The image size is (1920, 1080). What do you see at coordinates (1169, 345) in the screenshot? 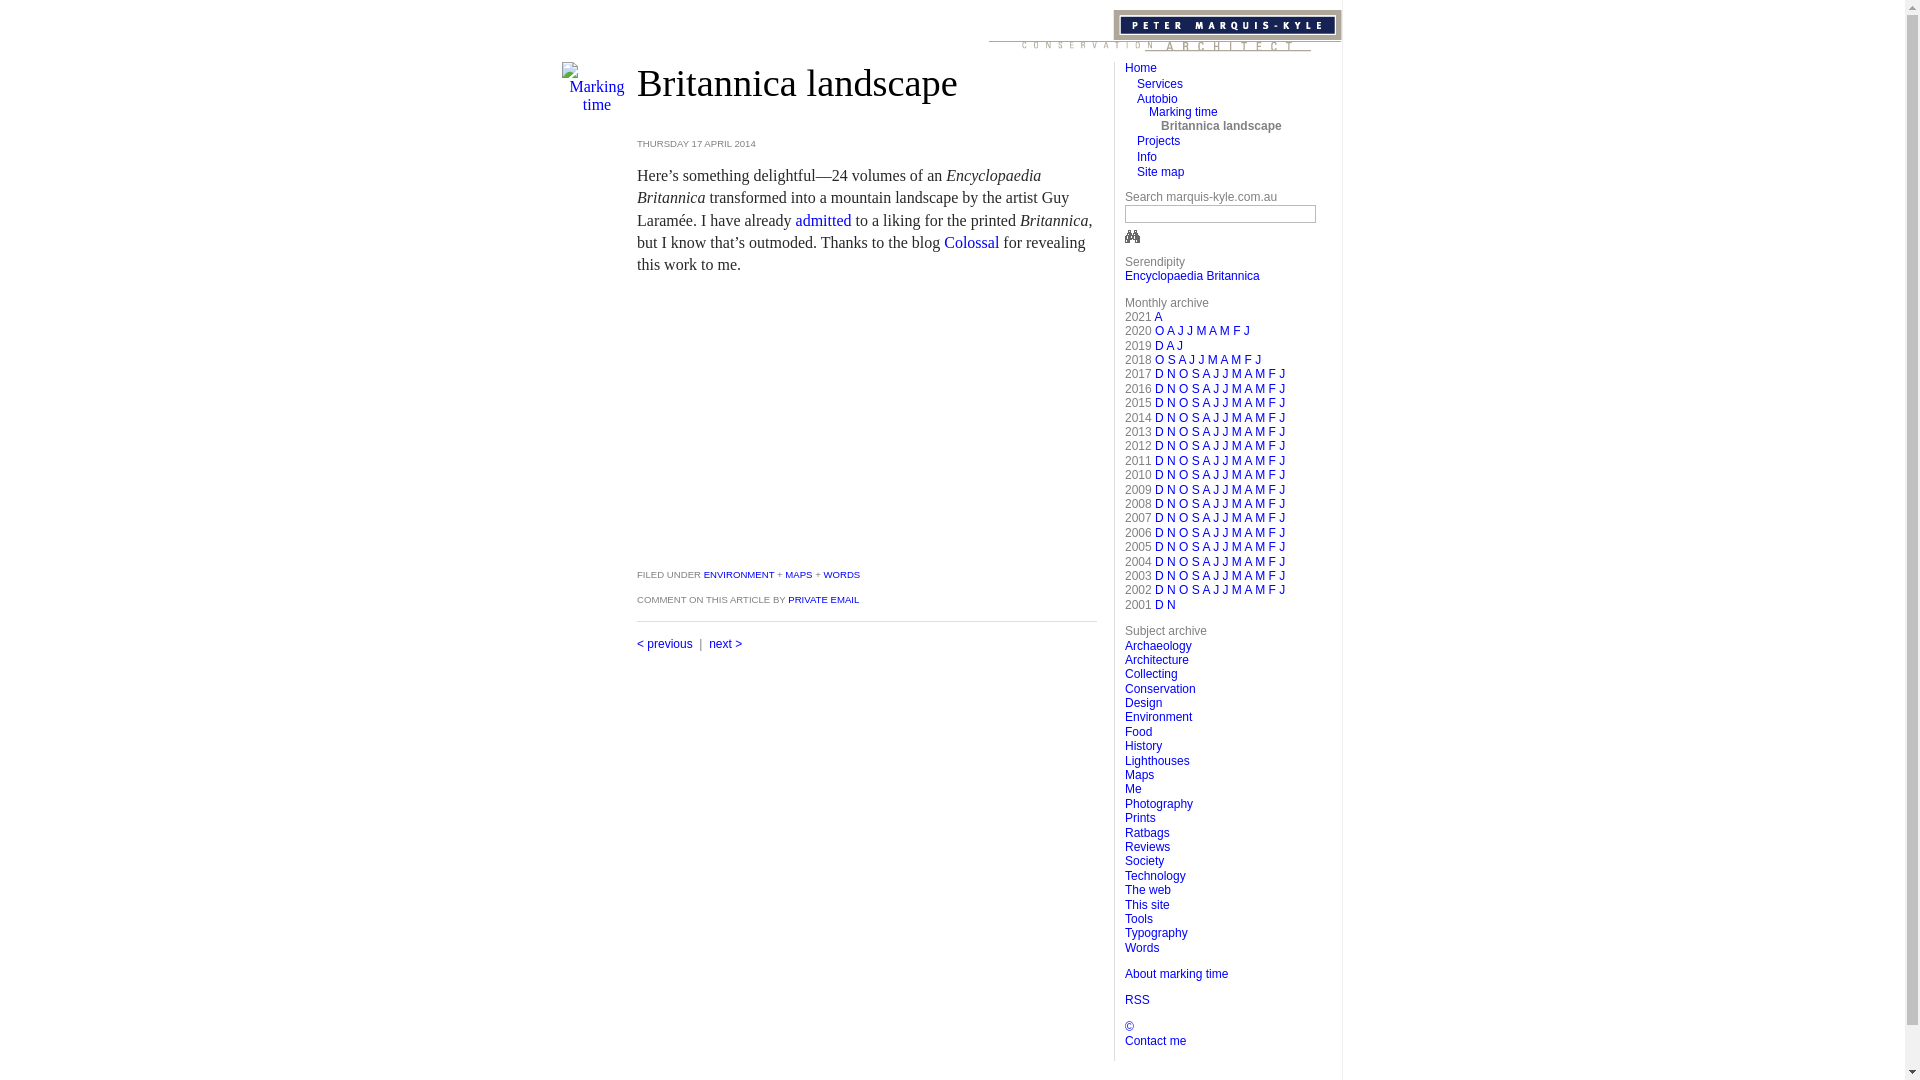
I see `'A'` at bounding box center [1169, 345].